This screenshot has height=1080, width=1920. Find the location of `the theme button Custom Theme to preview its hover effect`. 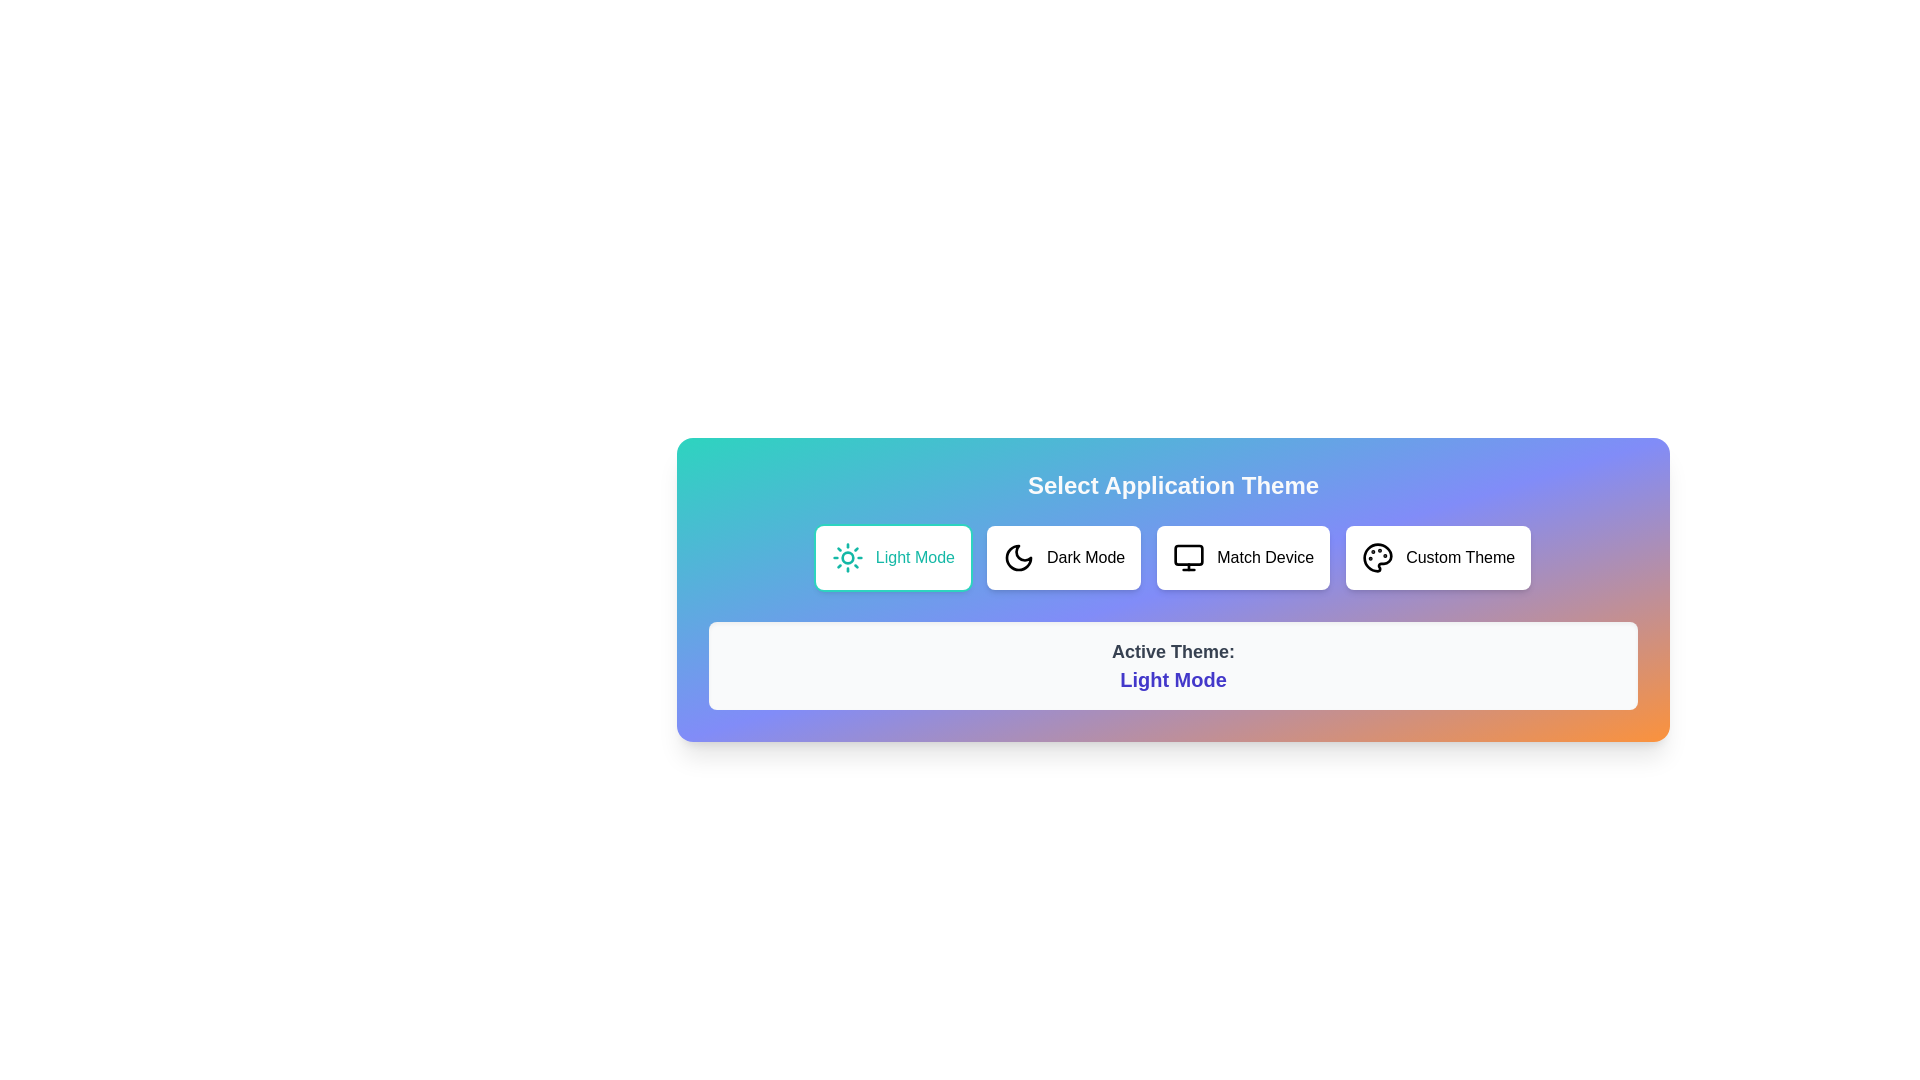

the theme button Custom Theme to preview its hover effect is located at coordinates (1437, 558).